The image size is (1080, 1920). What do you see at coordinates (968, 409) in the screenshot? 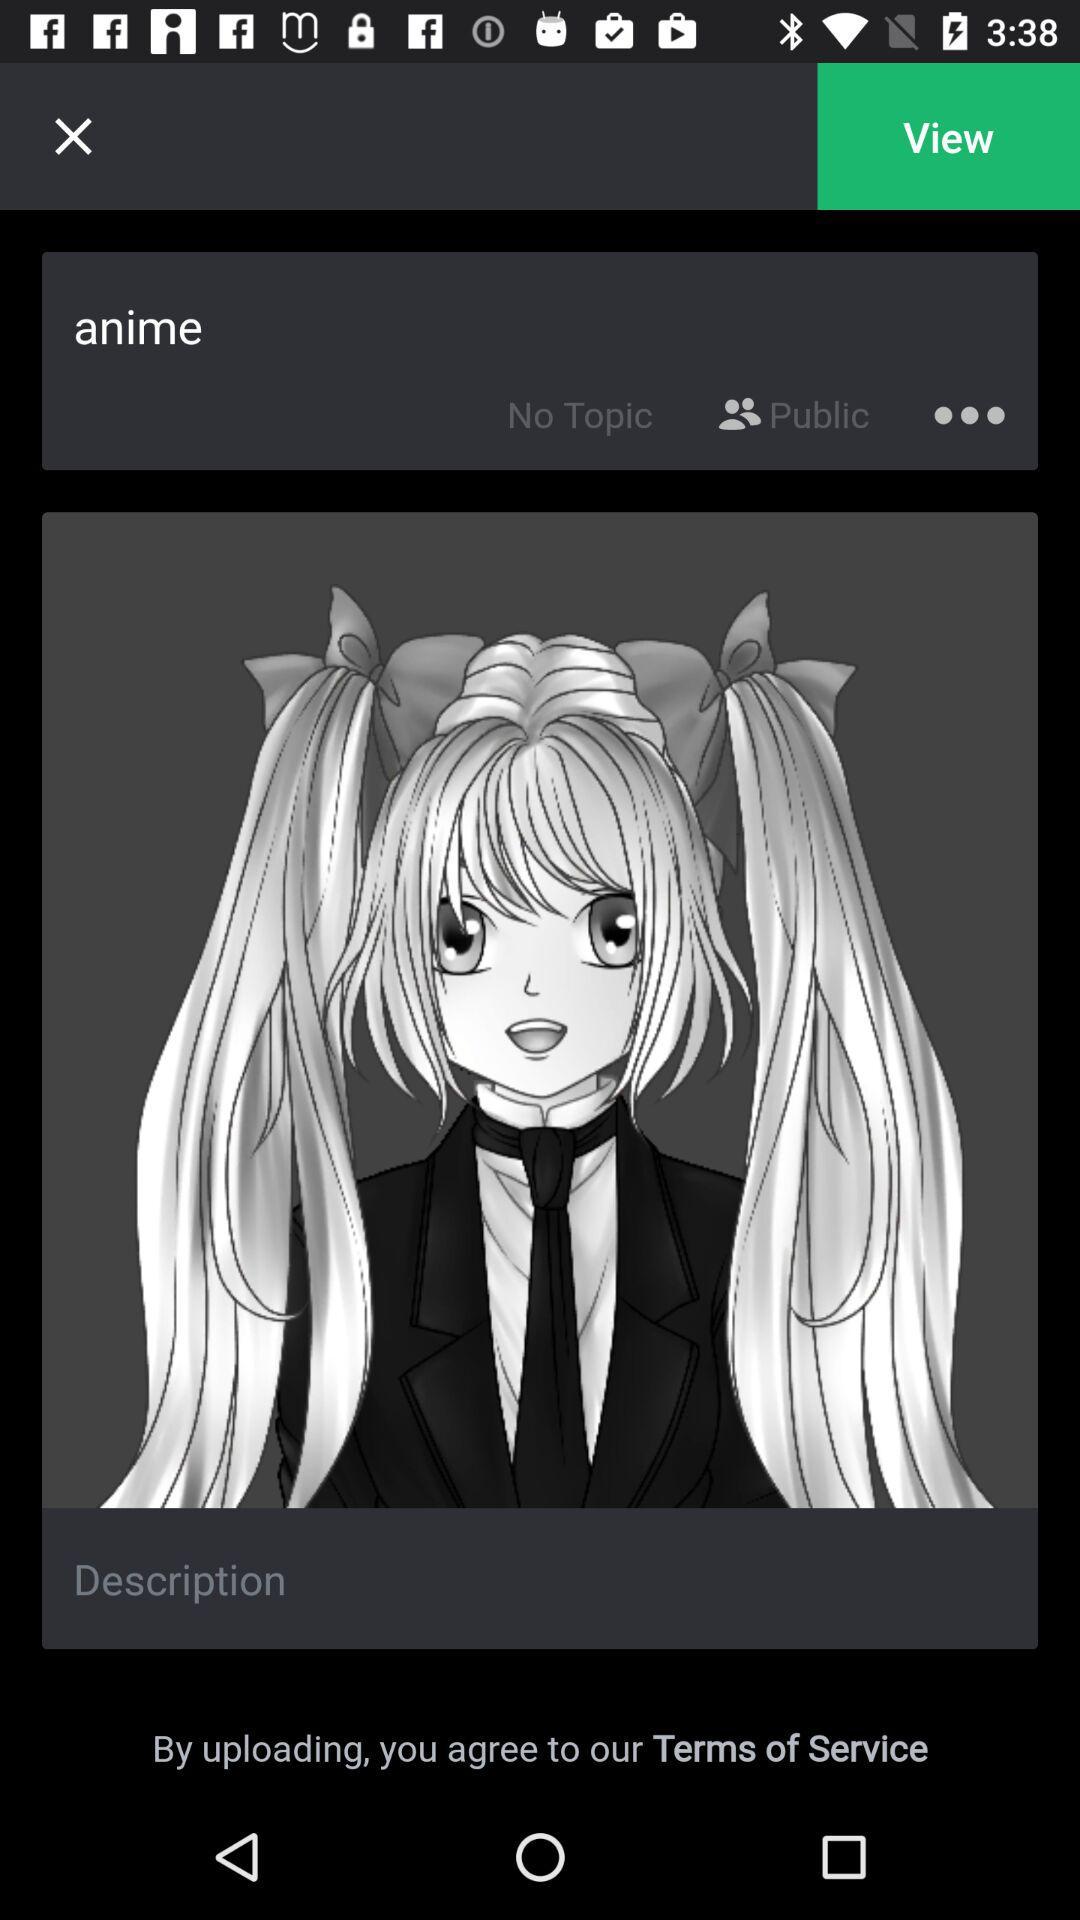
I see `open drop down menu` at bounding box center [968, 409].